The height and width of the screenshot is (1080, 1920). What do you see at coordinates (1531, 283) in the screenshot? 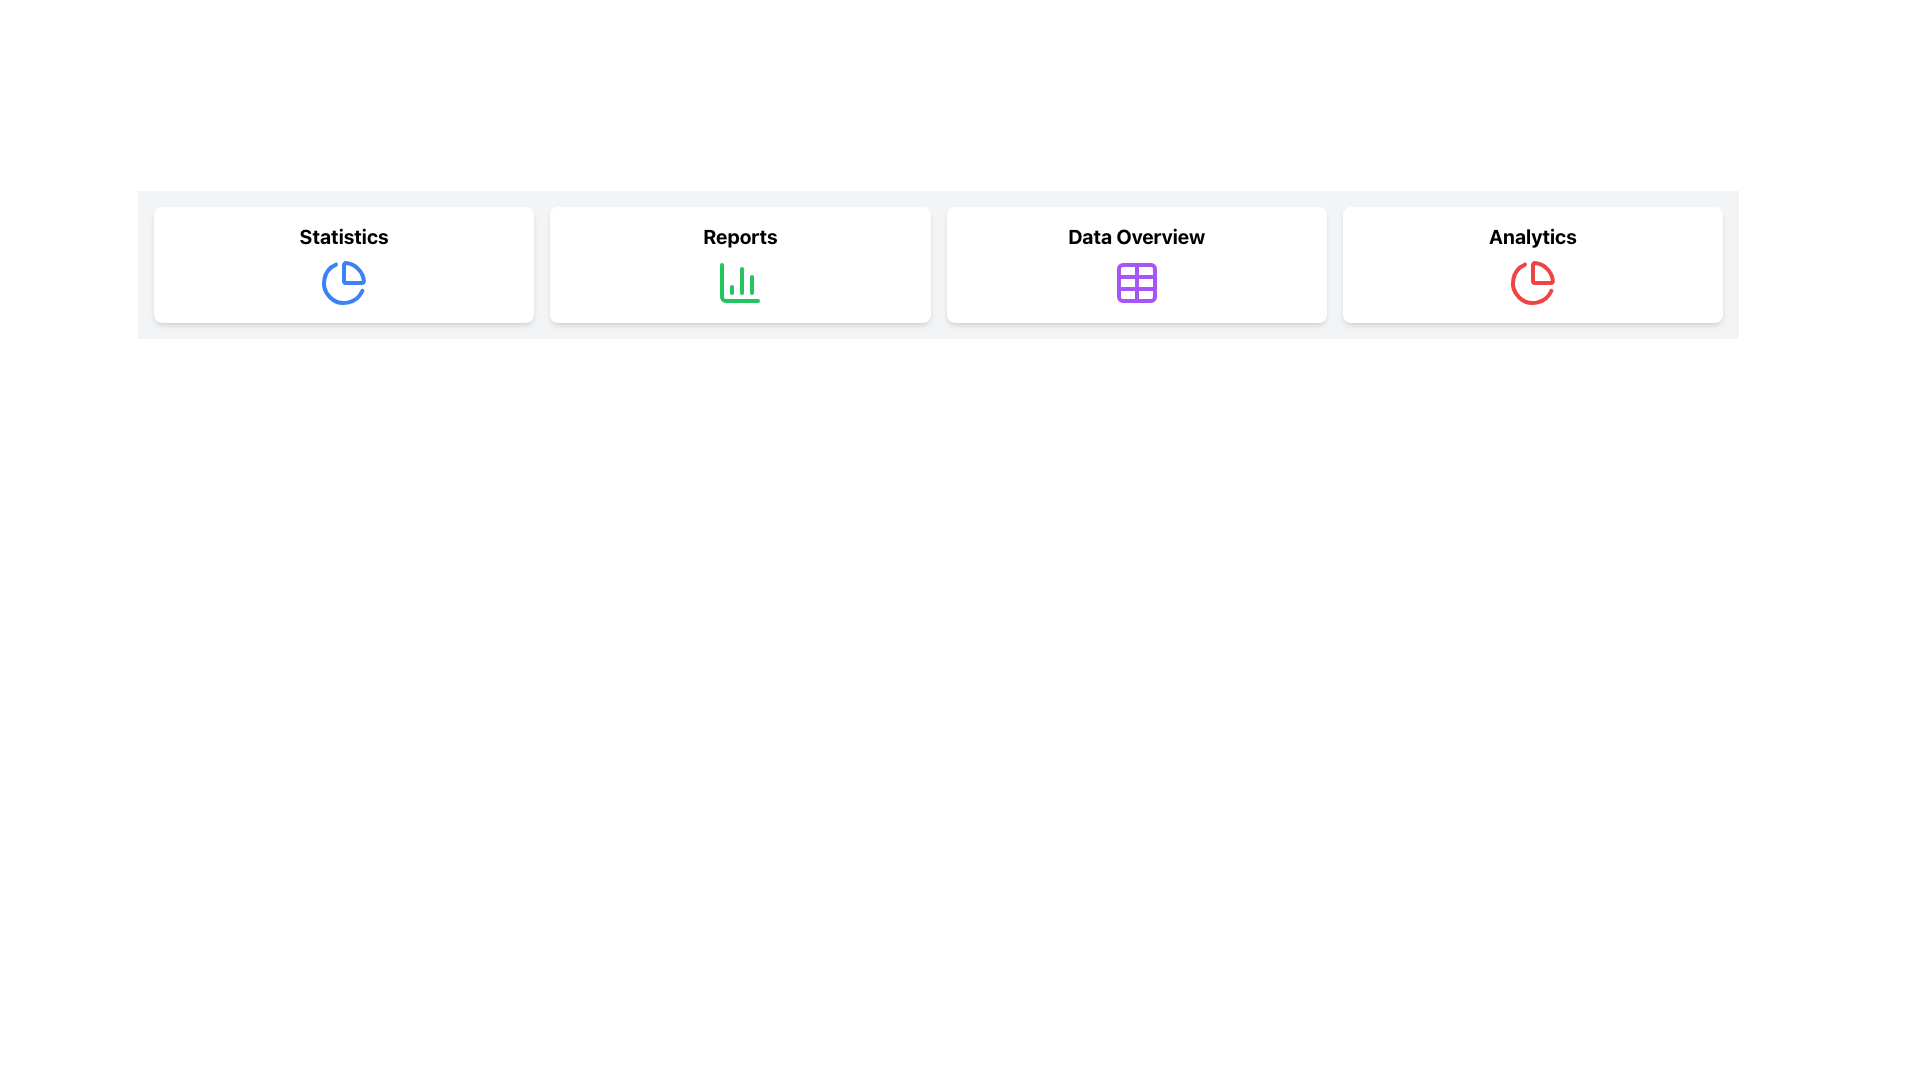
I see `the red pie chart segment icon located in the rightmost analytics card of the menu options` at bounding box center [1531, 283].